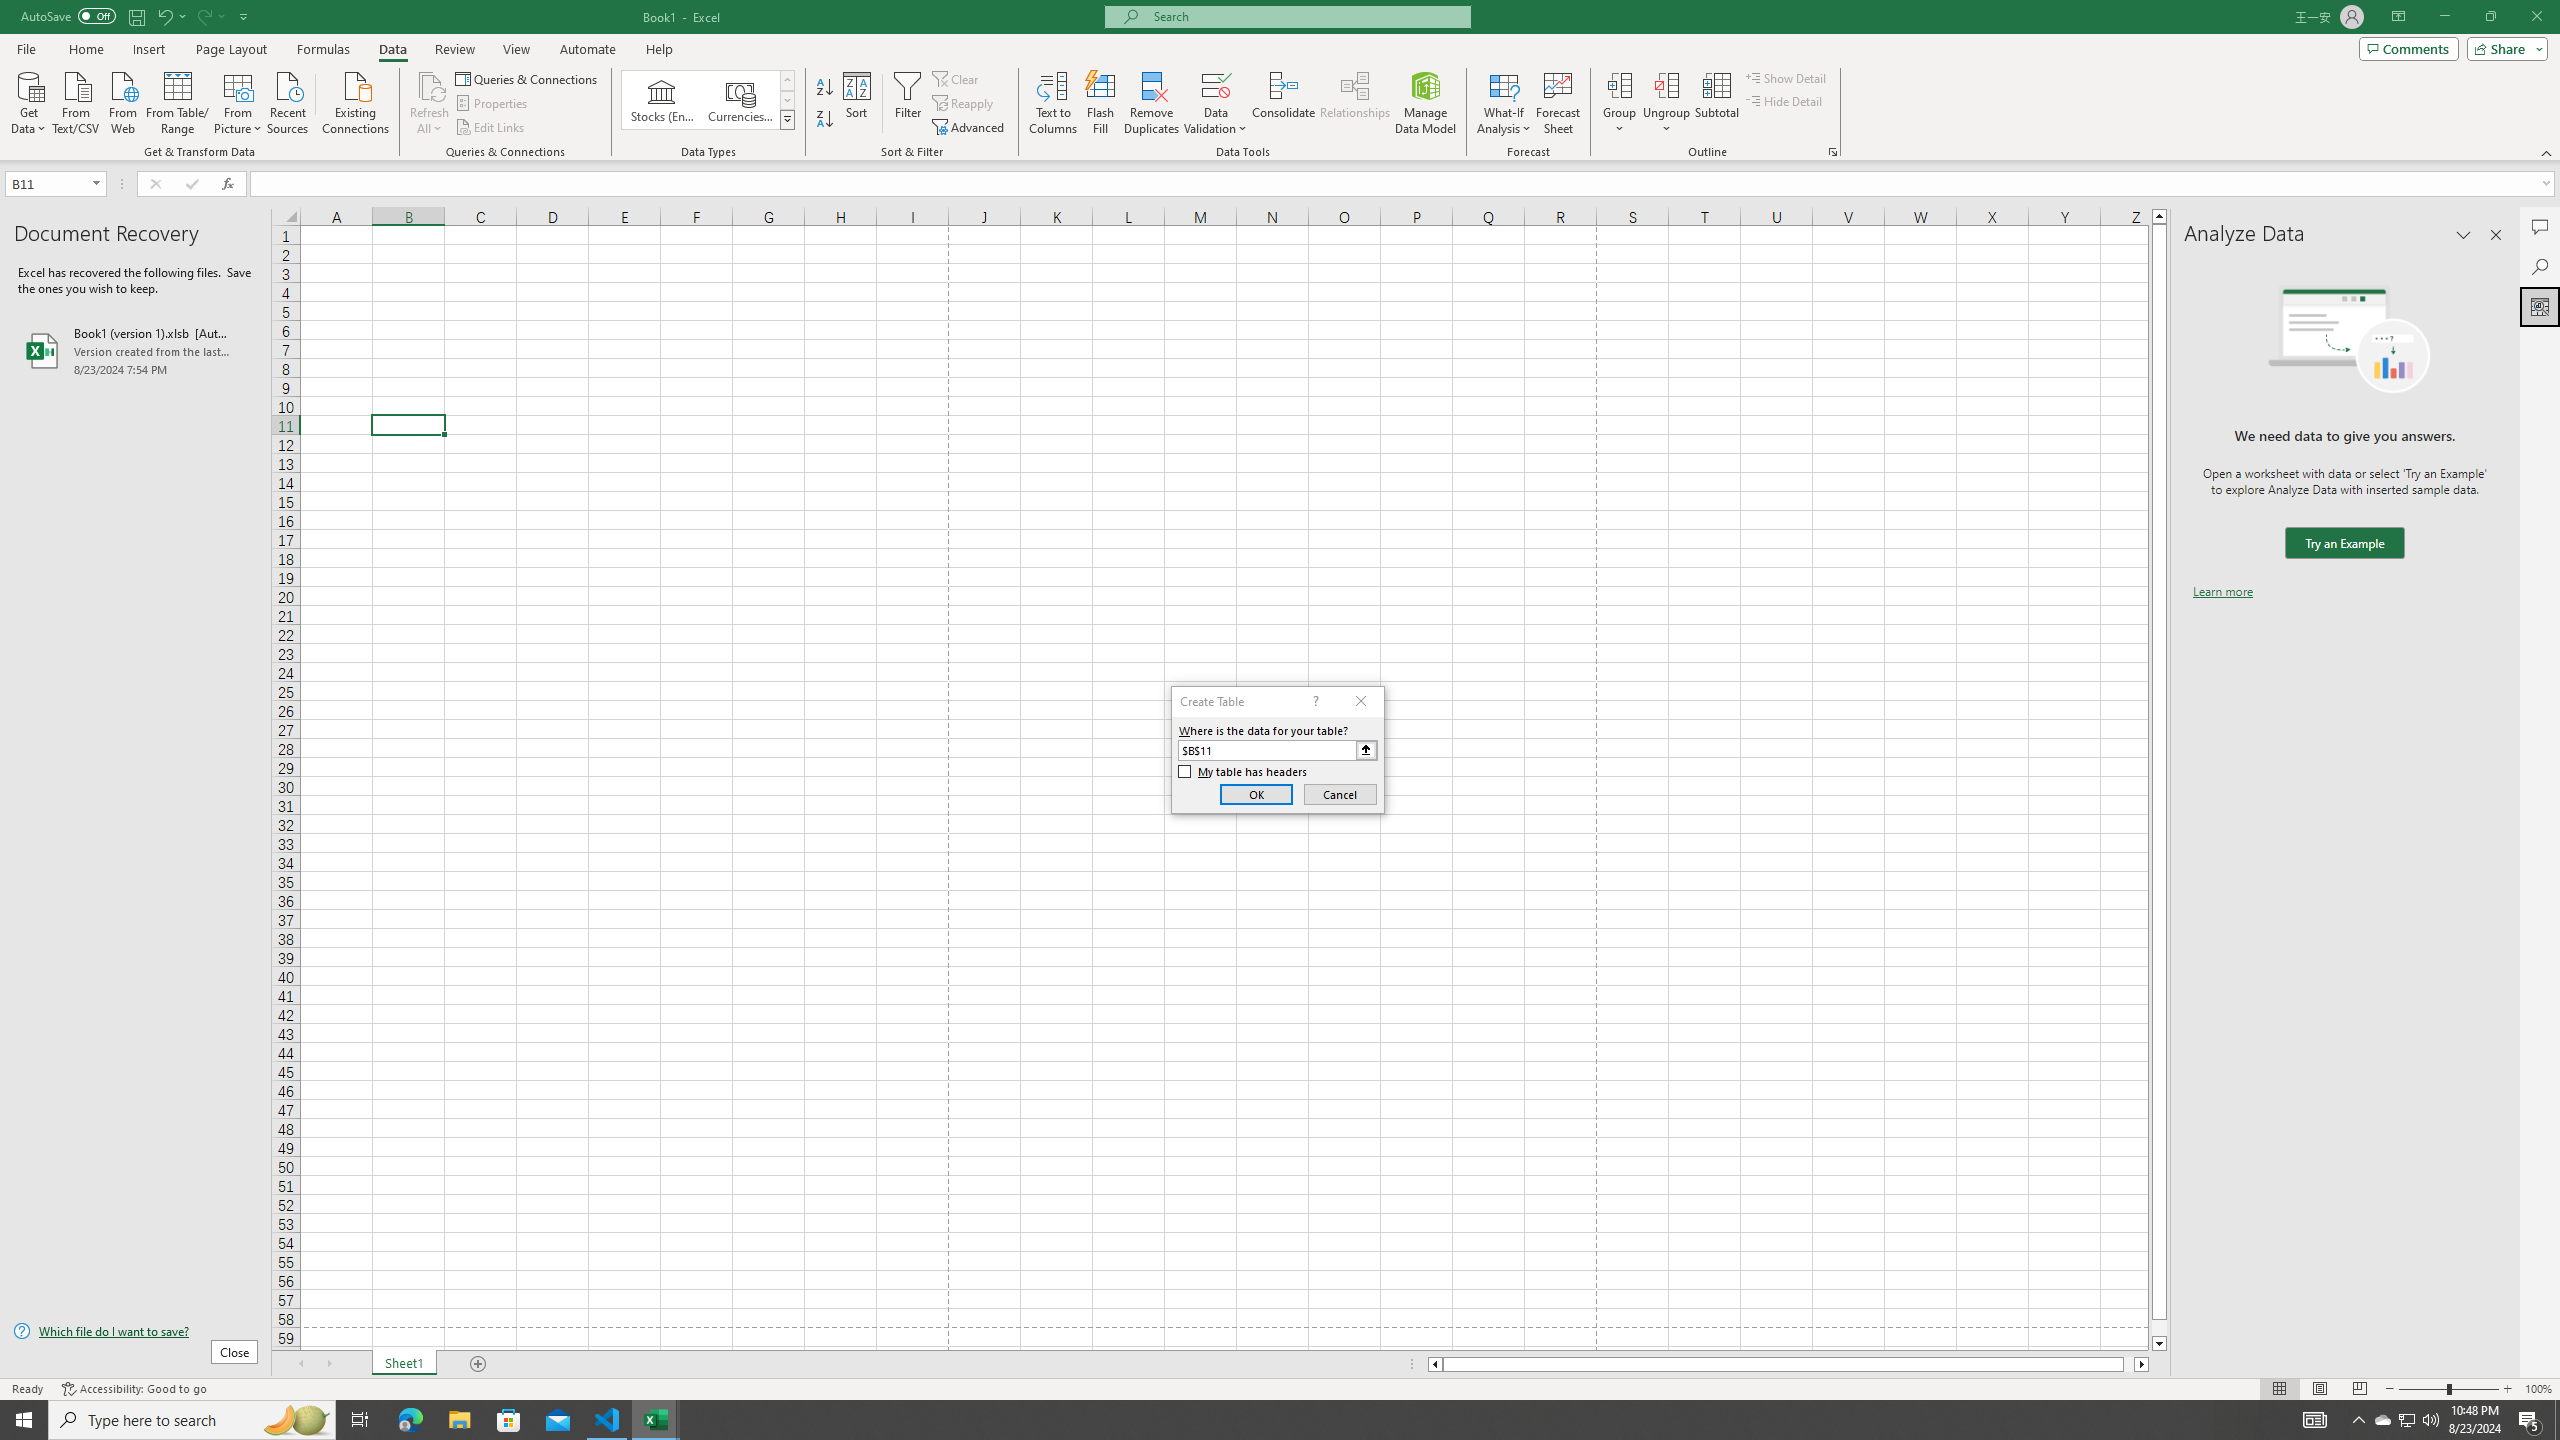 This screenshot has height=1440, width=2560. What do you see at coordinates (288, 100) in the screenshot?
I see `'Recent Sources'` at bounding box center [288, 100].